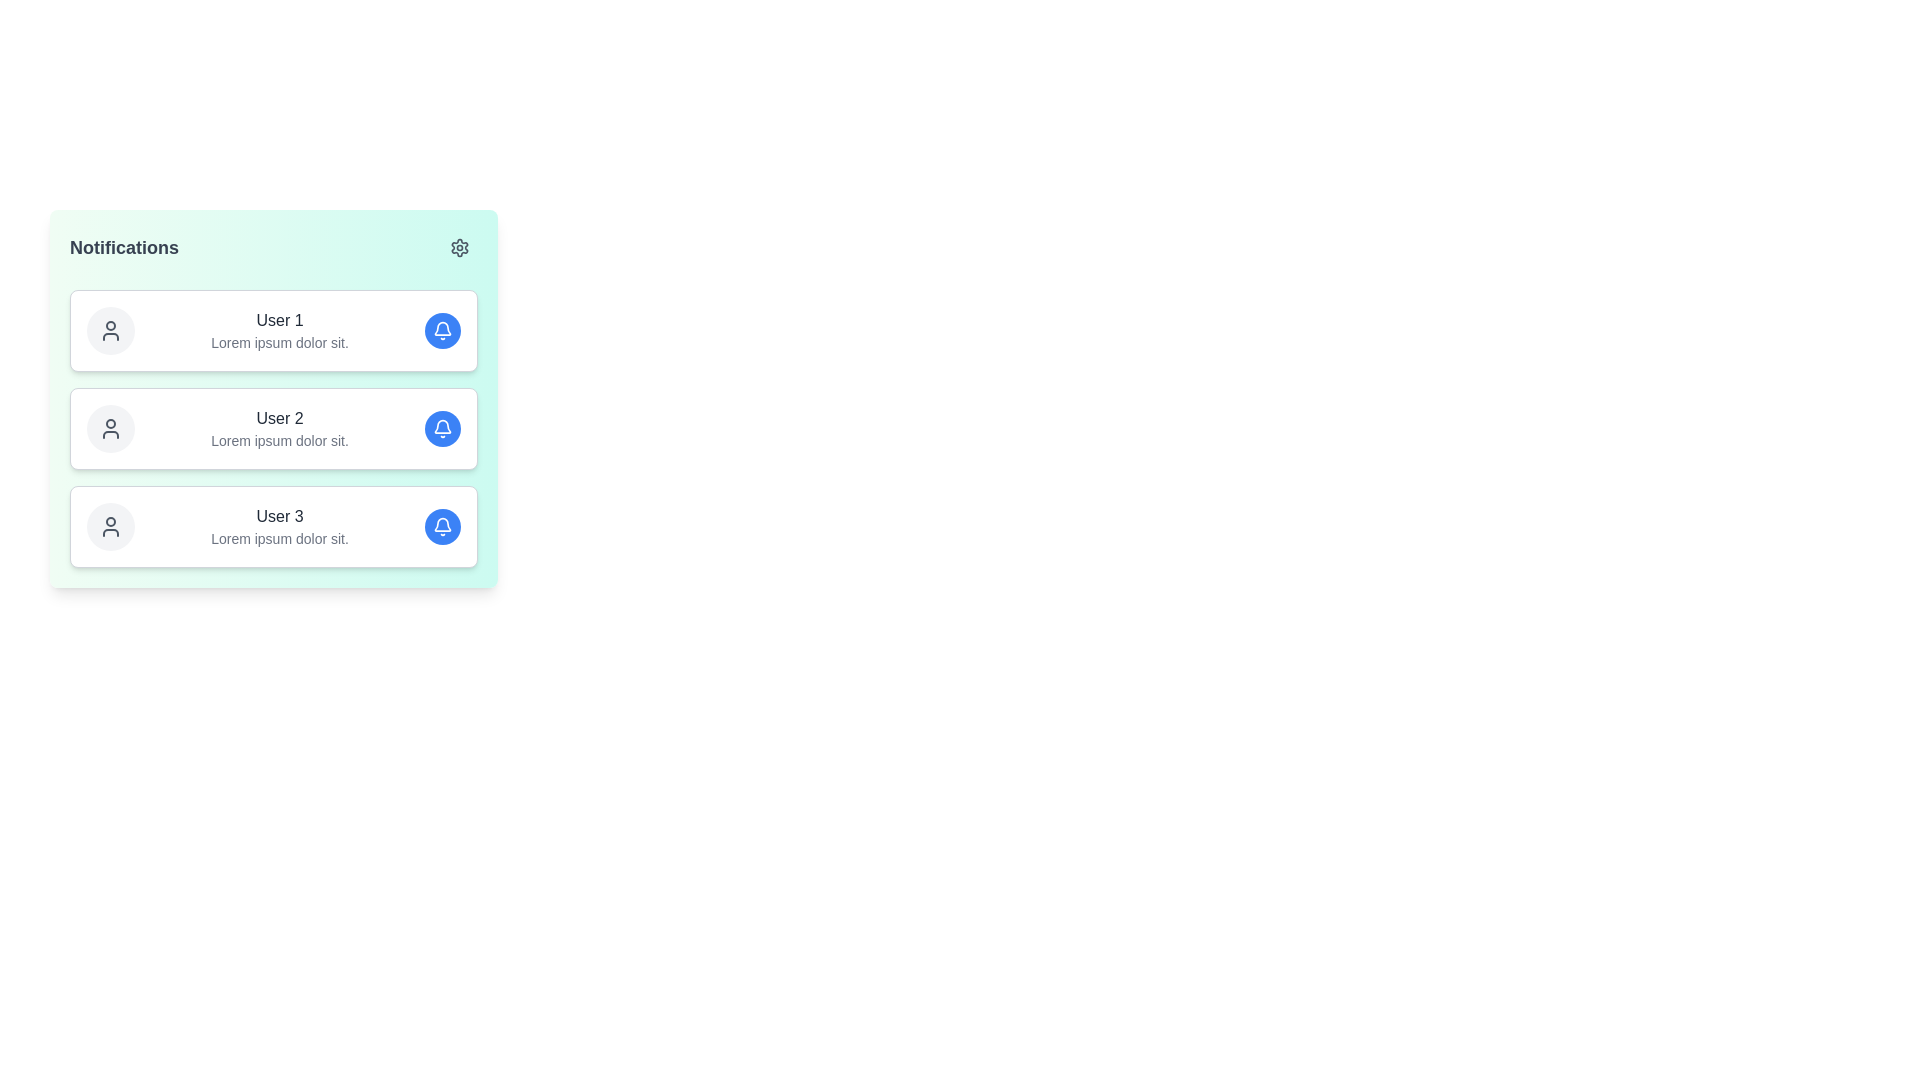  What do you see at coordinates (278, 427) in the screenshot?
I see `the text display element that shows 'User 2' and 'Lorem ipsum dolor sit.' which is styled with medium font weight and dark gray color, located in the second slot of a notification card list` at bounding box center [278, 427].